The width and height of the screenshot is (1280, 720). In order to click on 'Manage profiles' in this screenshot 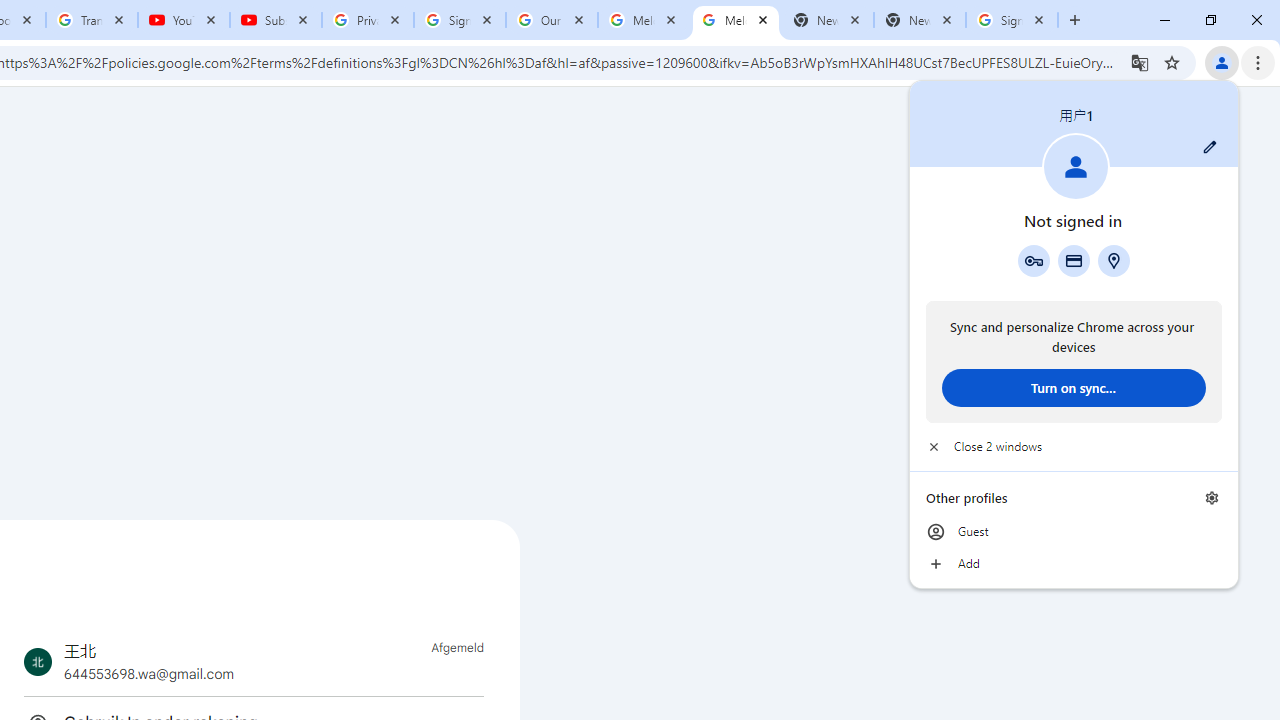, I will do `click(1211, 497)`.